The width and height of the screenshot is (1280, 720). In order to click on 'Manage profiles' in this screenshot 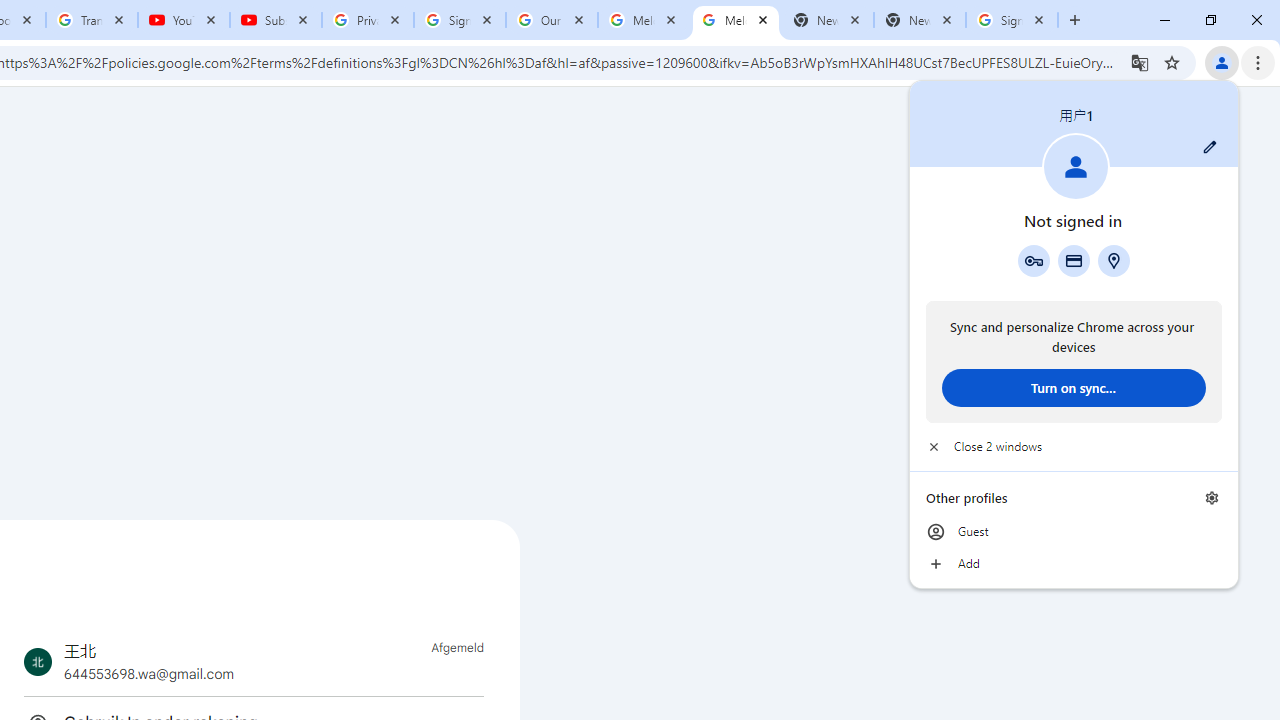, I will do `click(1211, 497)`.